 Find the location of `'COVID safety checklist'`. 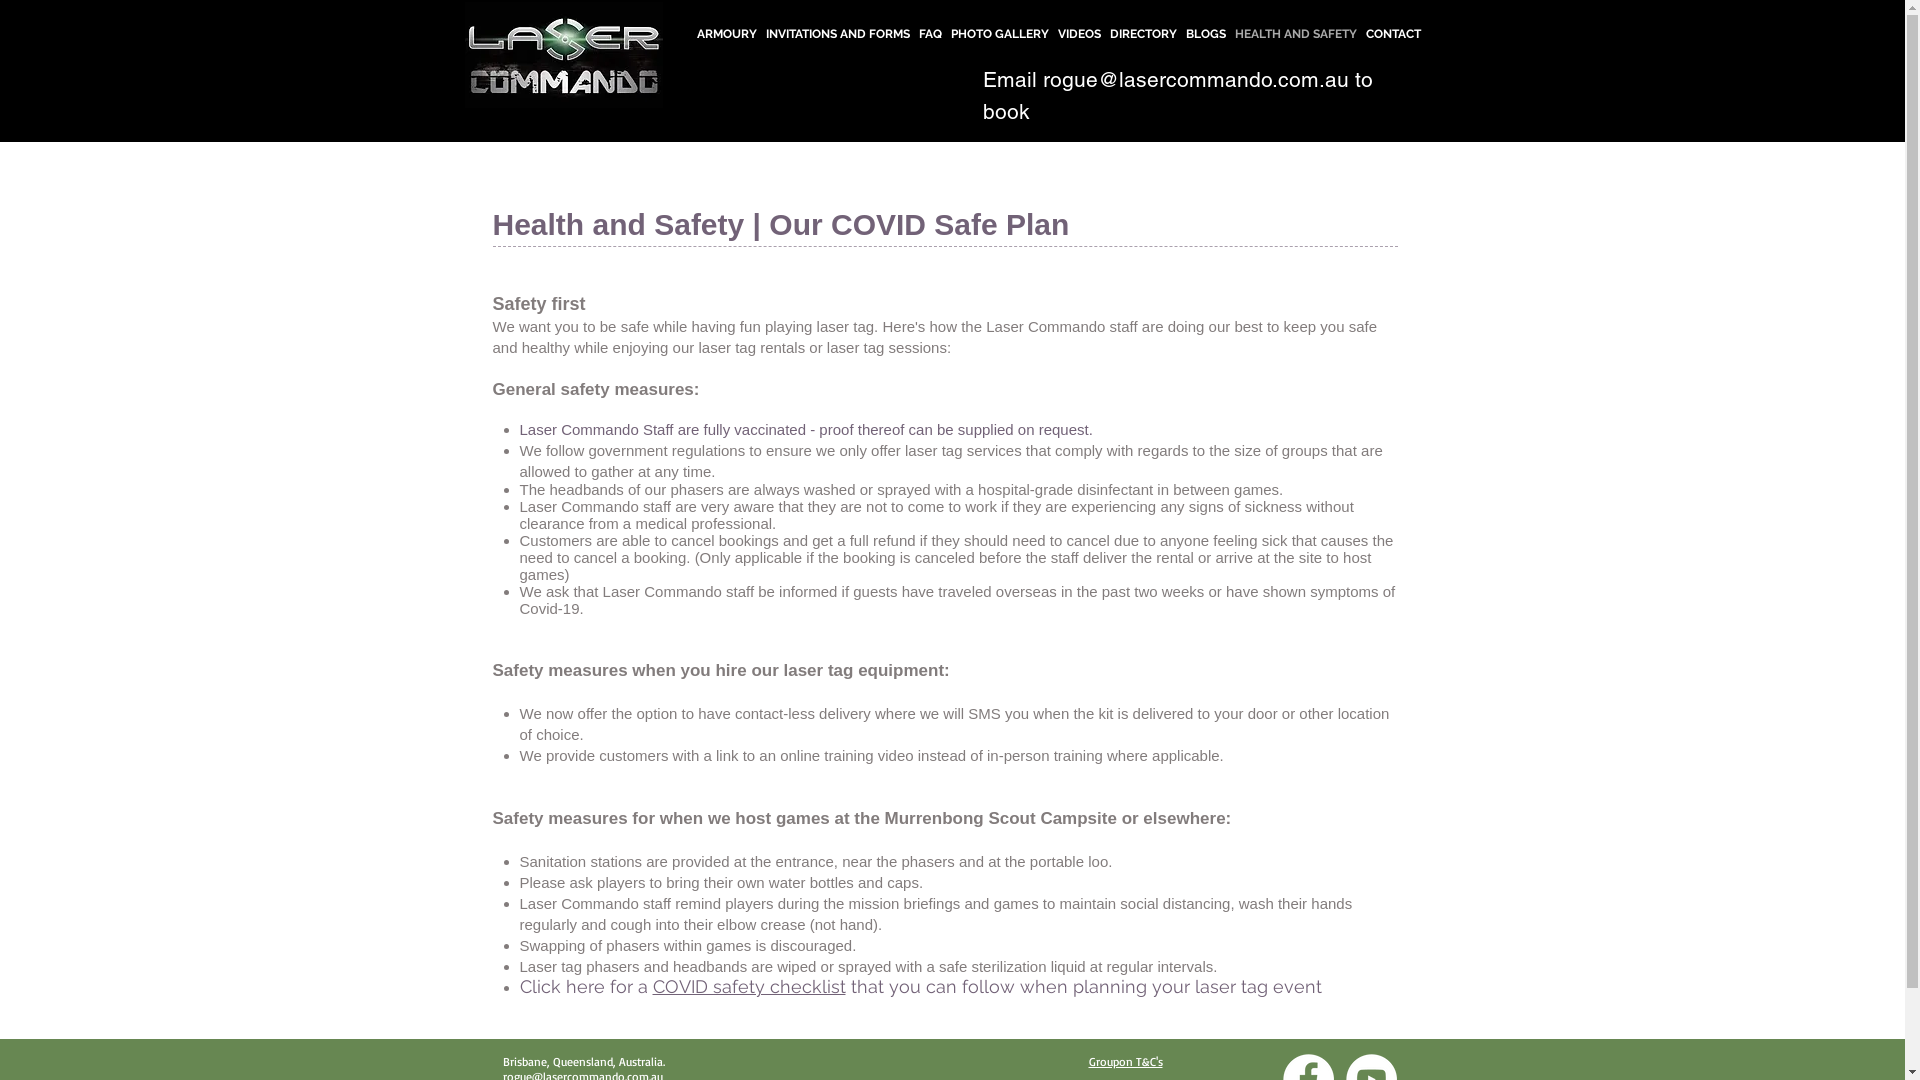

'COVID safety checklist' is located at coordinates (652, 985).